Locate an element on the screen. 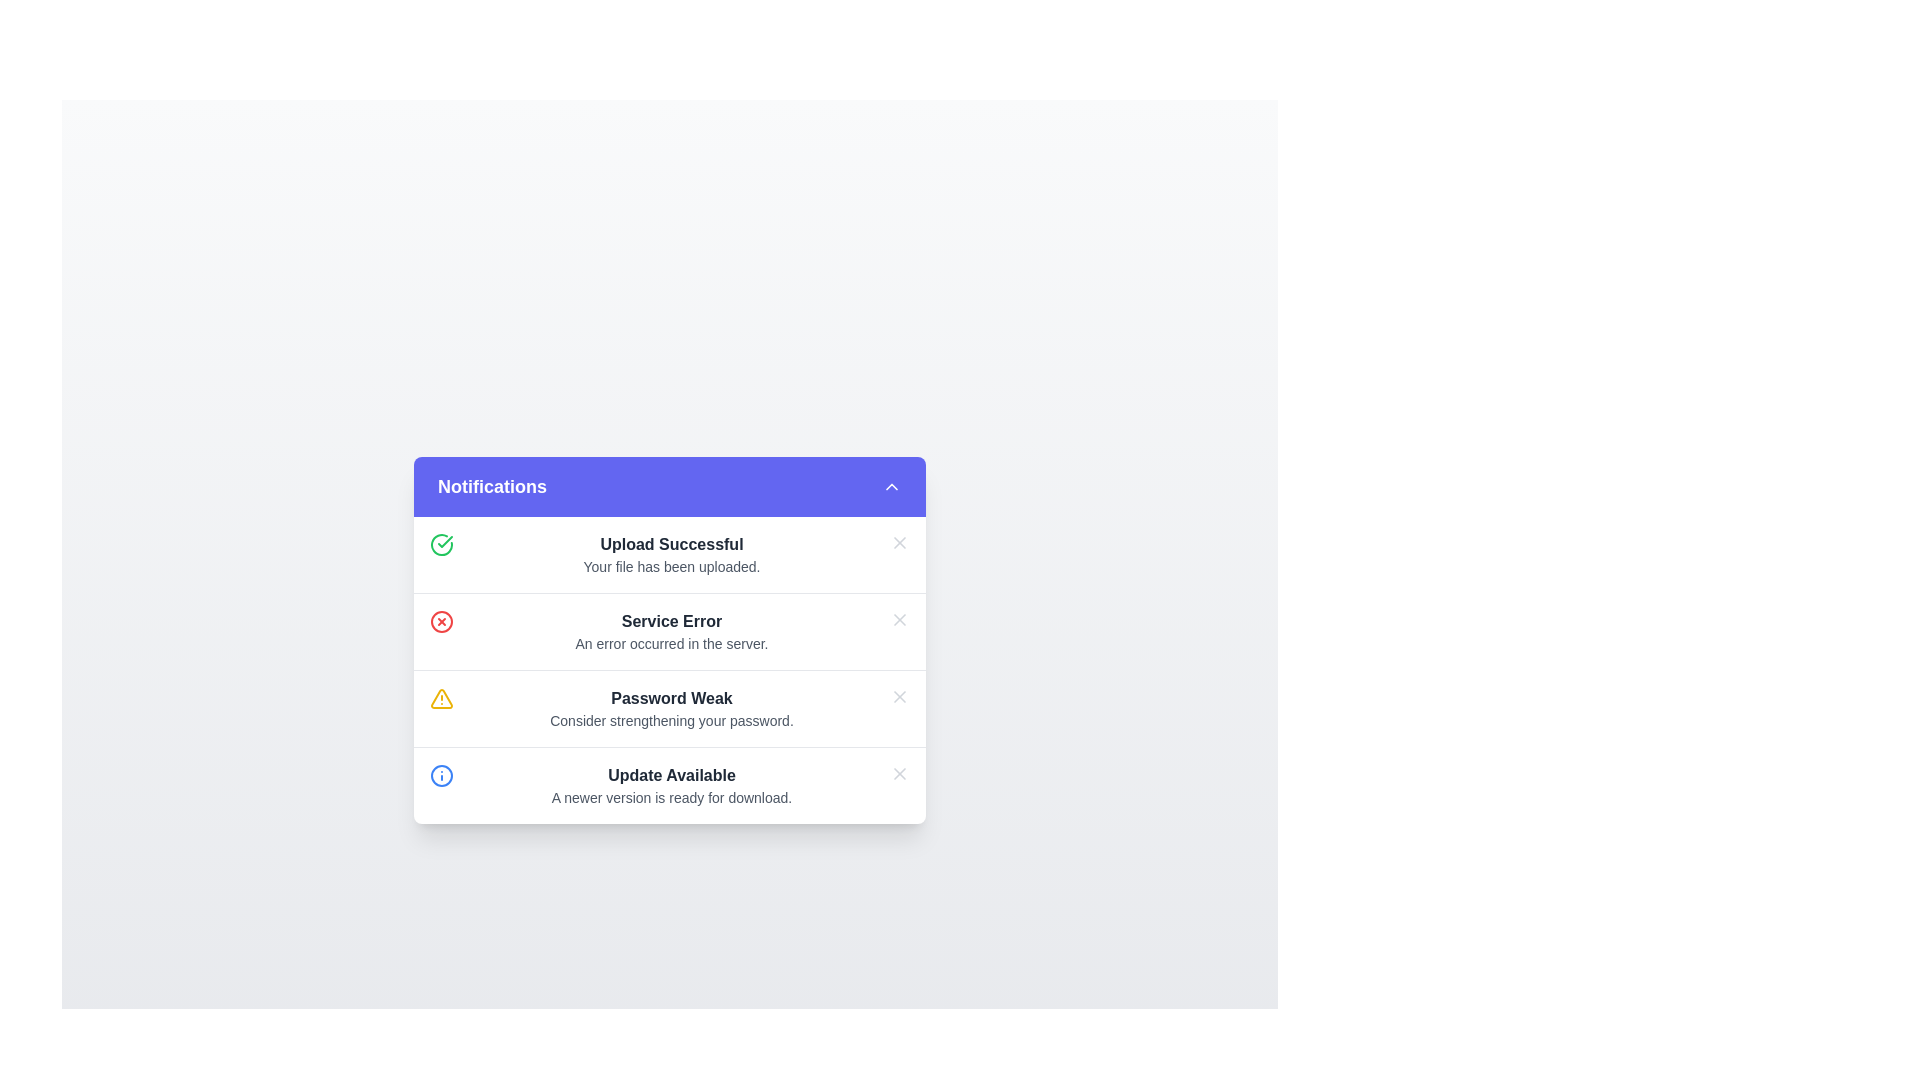 Image resolution: width=1920 pixels, height=1080 pixels. the green circle icon with a white checkmark that indicates a successful action, located within the 'Upload Successful' notification is located at coordinates (440, 543).